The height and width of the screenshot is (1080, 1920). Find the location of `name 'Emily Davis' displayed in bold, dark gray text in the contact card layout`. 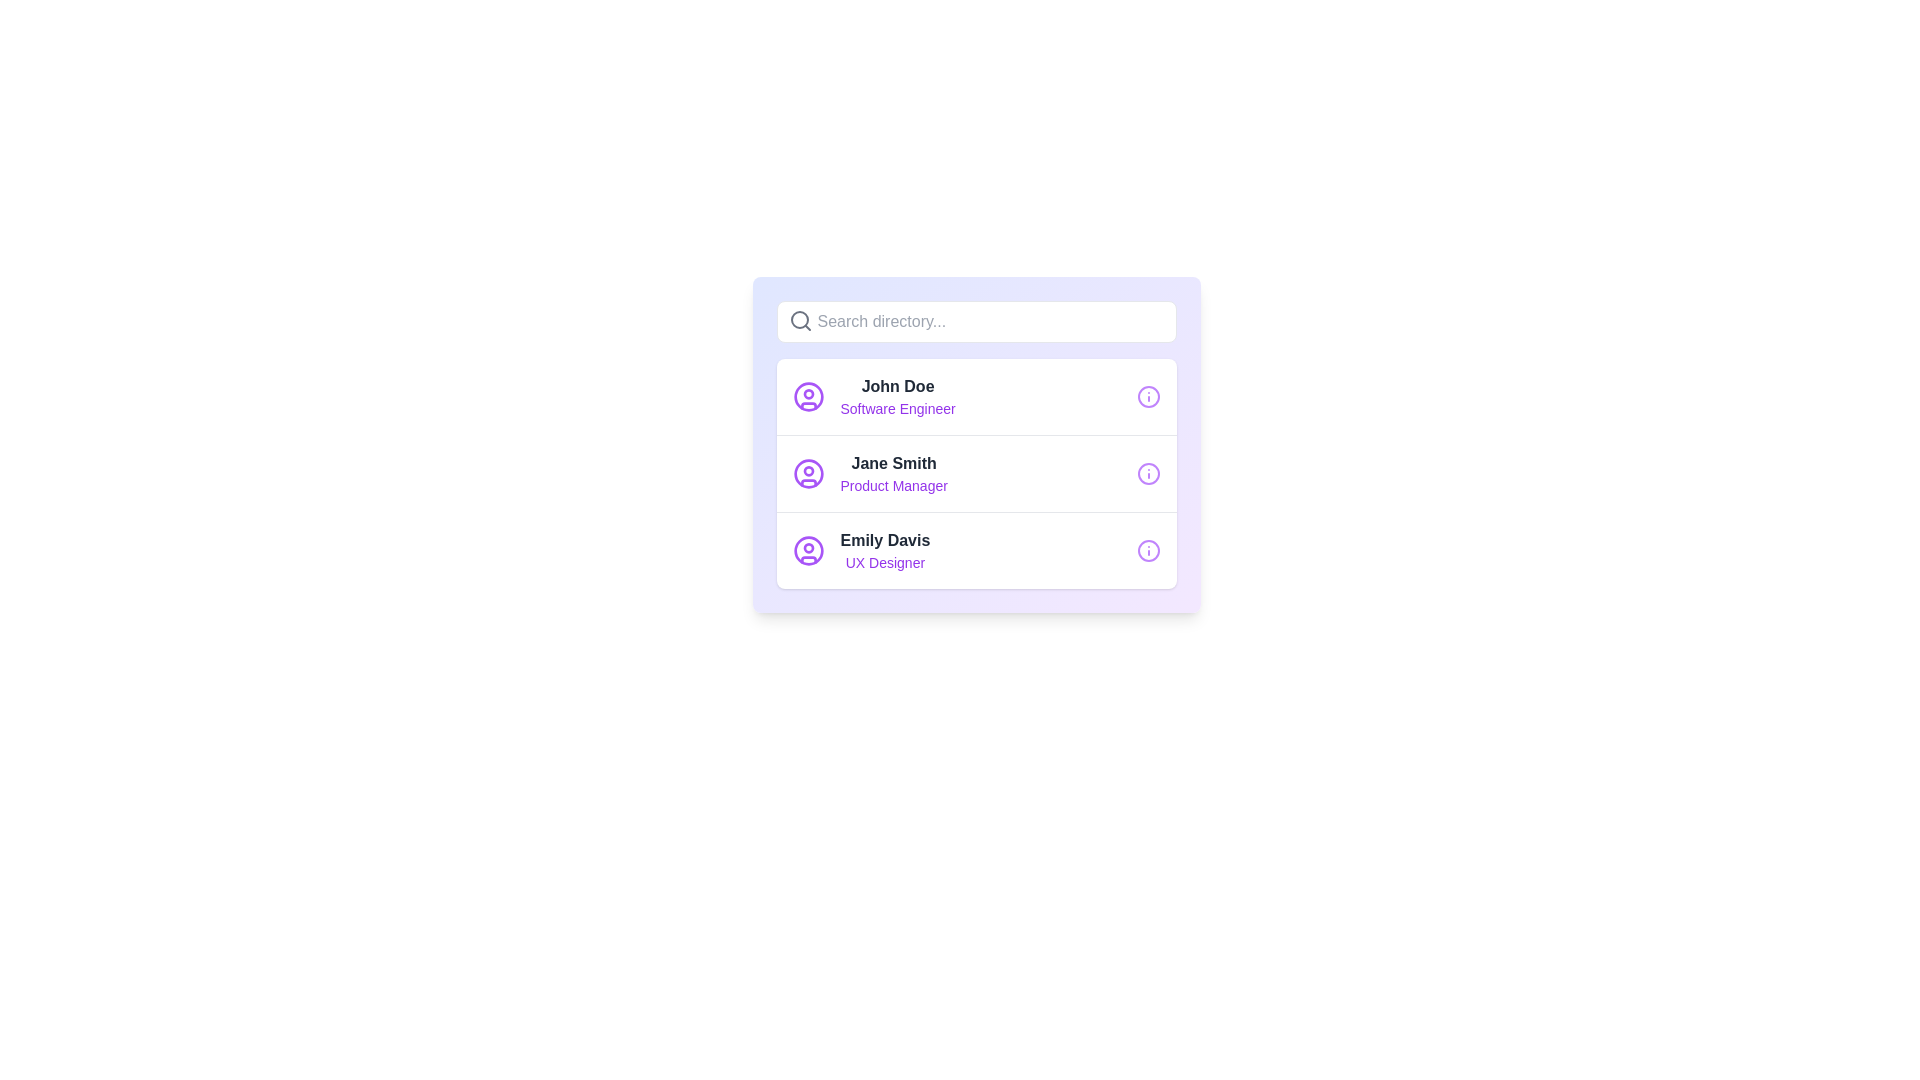

name 'Emily Davis' displayed in bold, dark gray text in the contact card layout is located at coordinates (884, 540).